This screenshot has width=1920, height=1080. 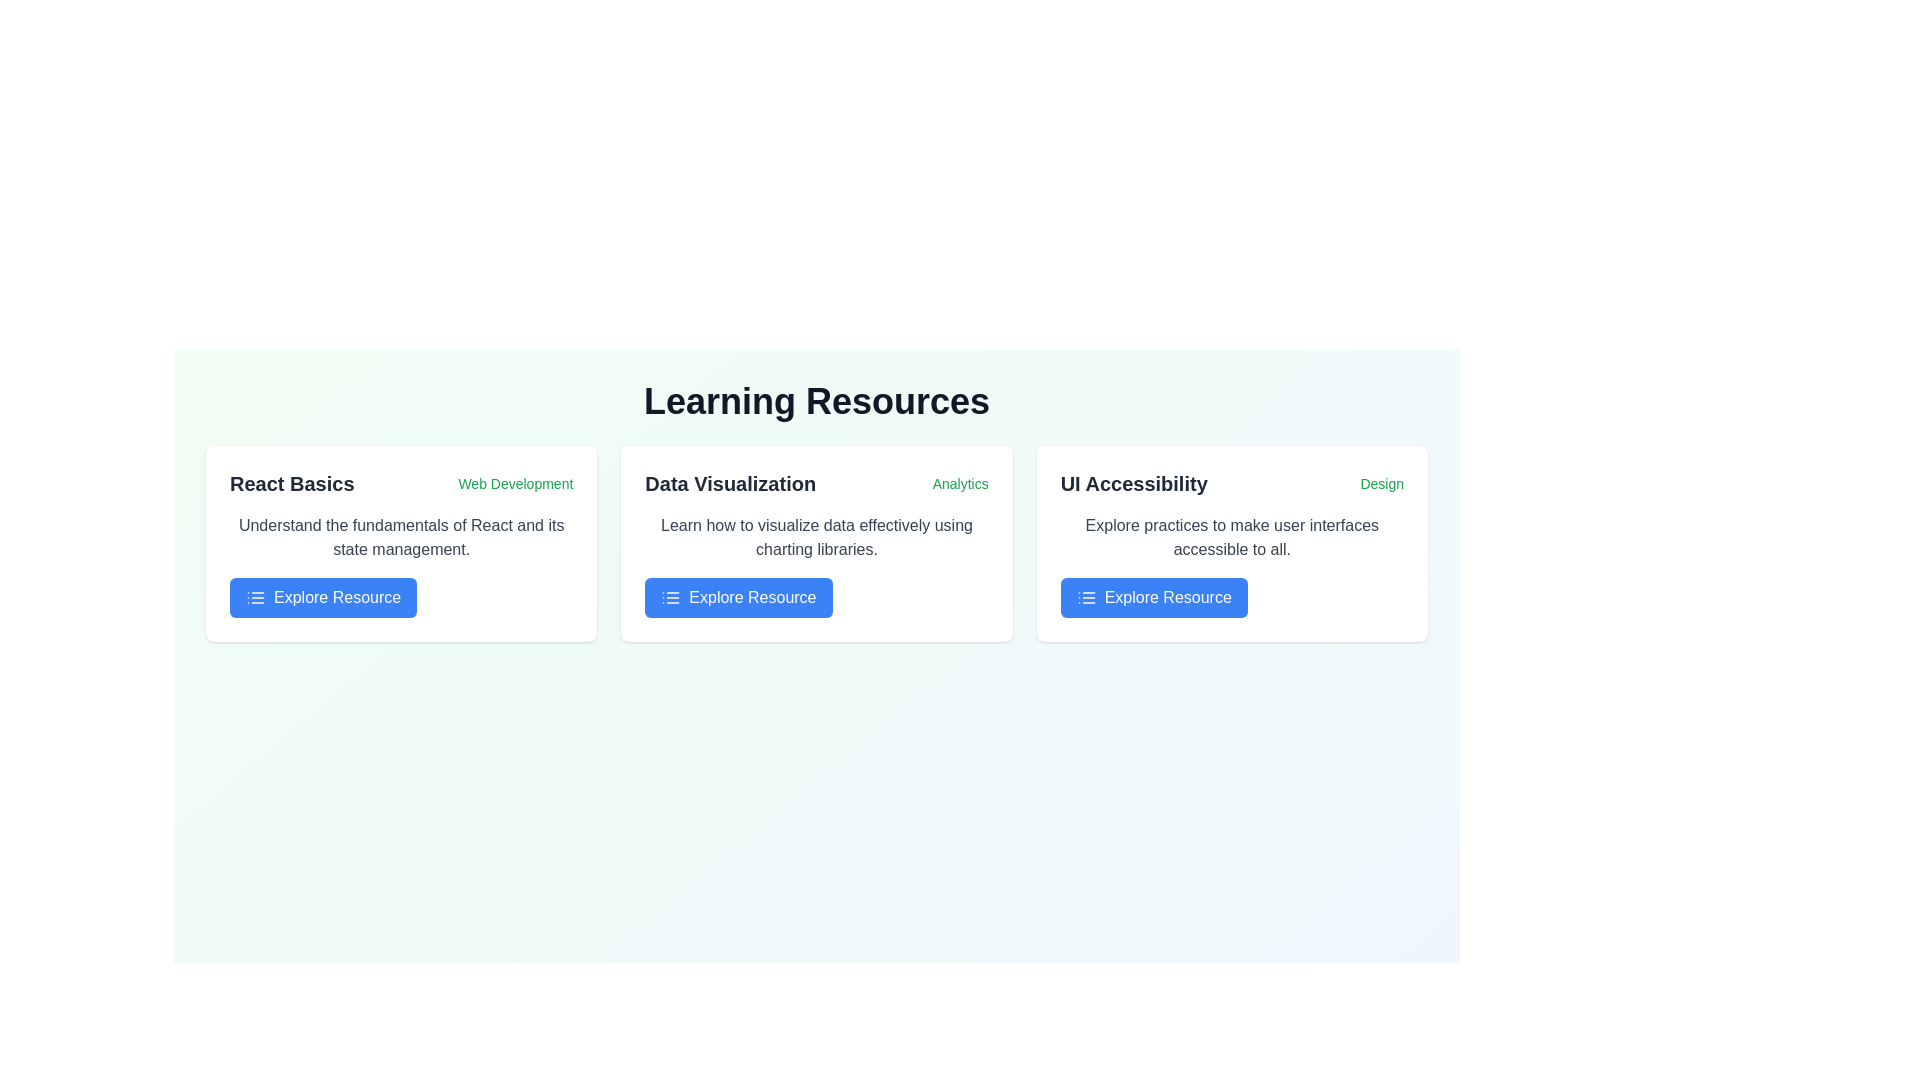 What do you see at coordinates (400, 536) in the screenshot?
I see `text block displaying the message 'Understand the fundamentals of React and its state management.' located below the title 'React Basics' and above the action button 'Explore Resource' in the first card of the resource cards` at bounding box center [400, 536].